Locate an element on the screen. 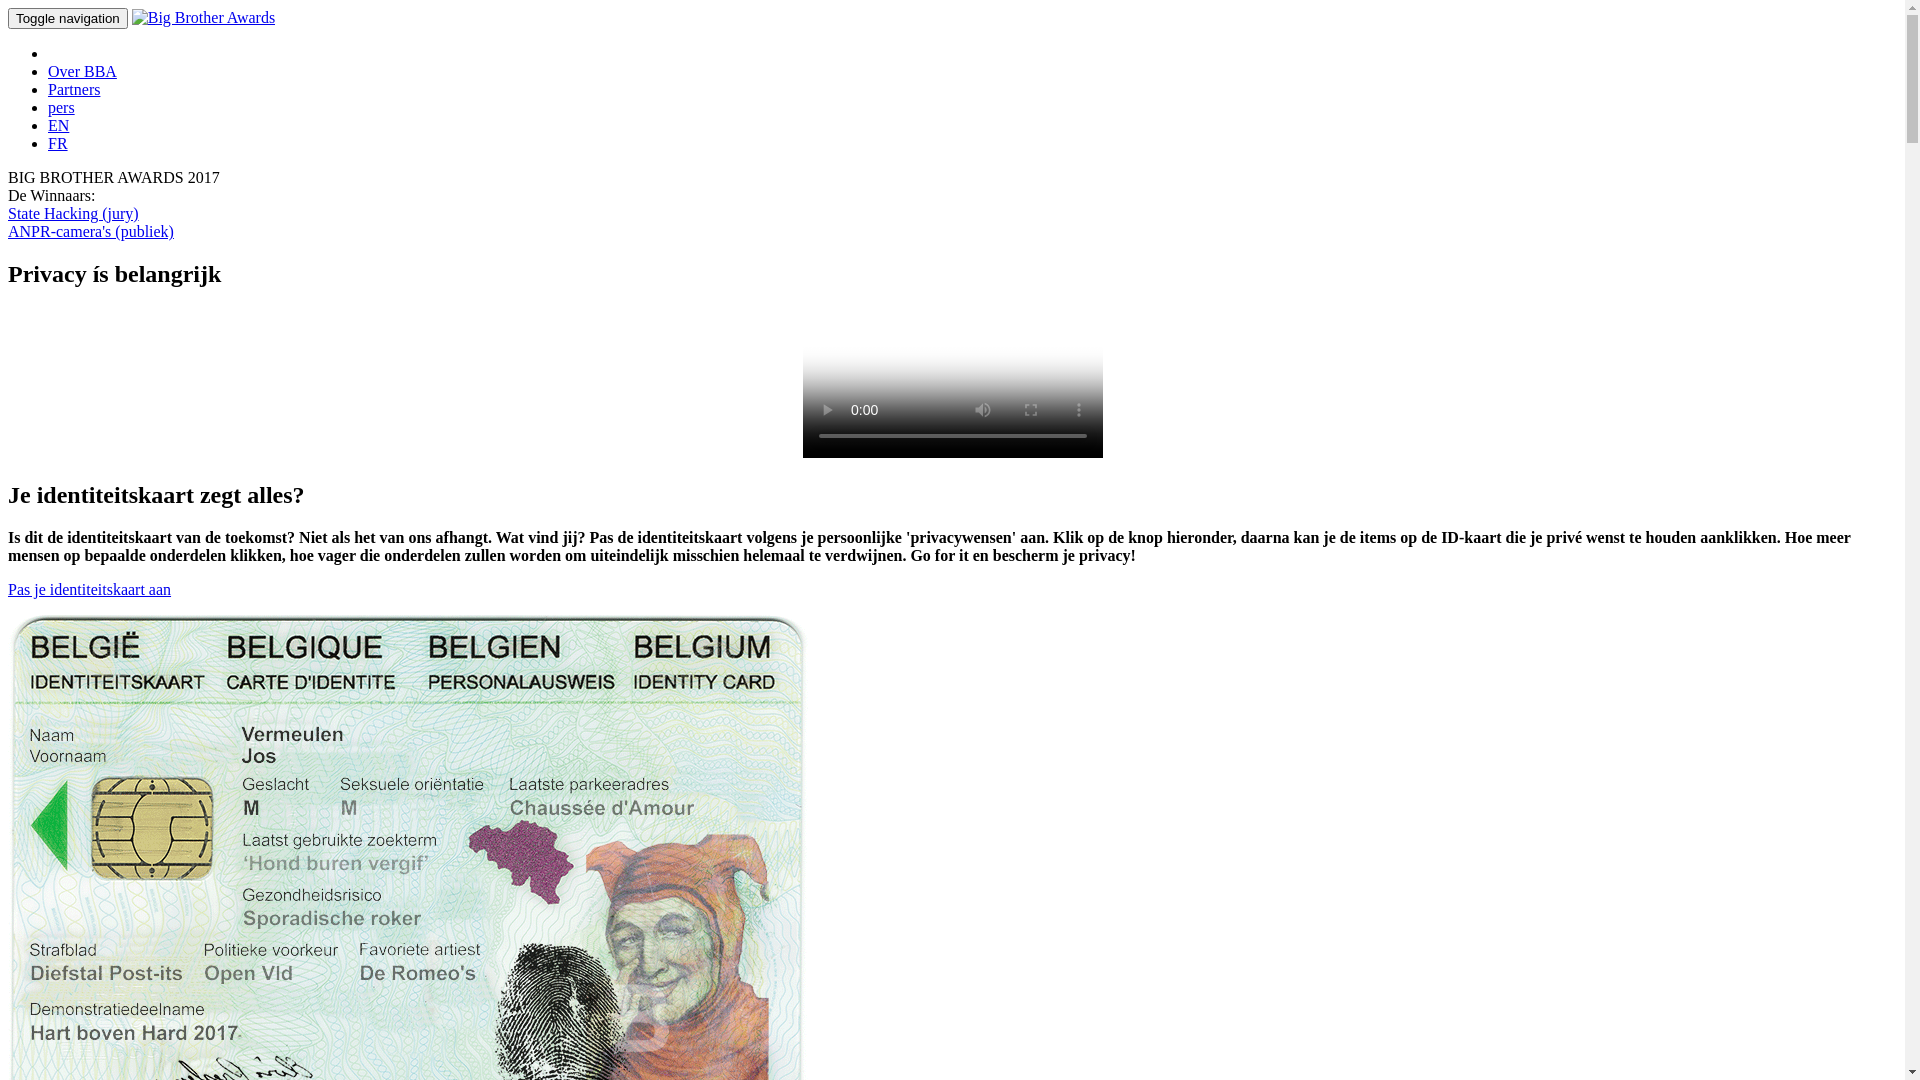  'FR' is located at coordinates (57, 142).